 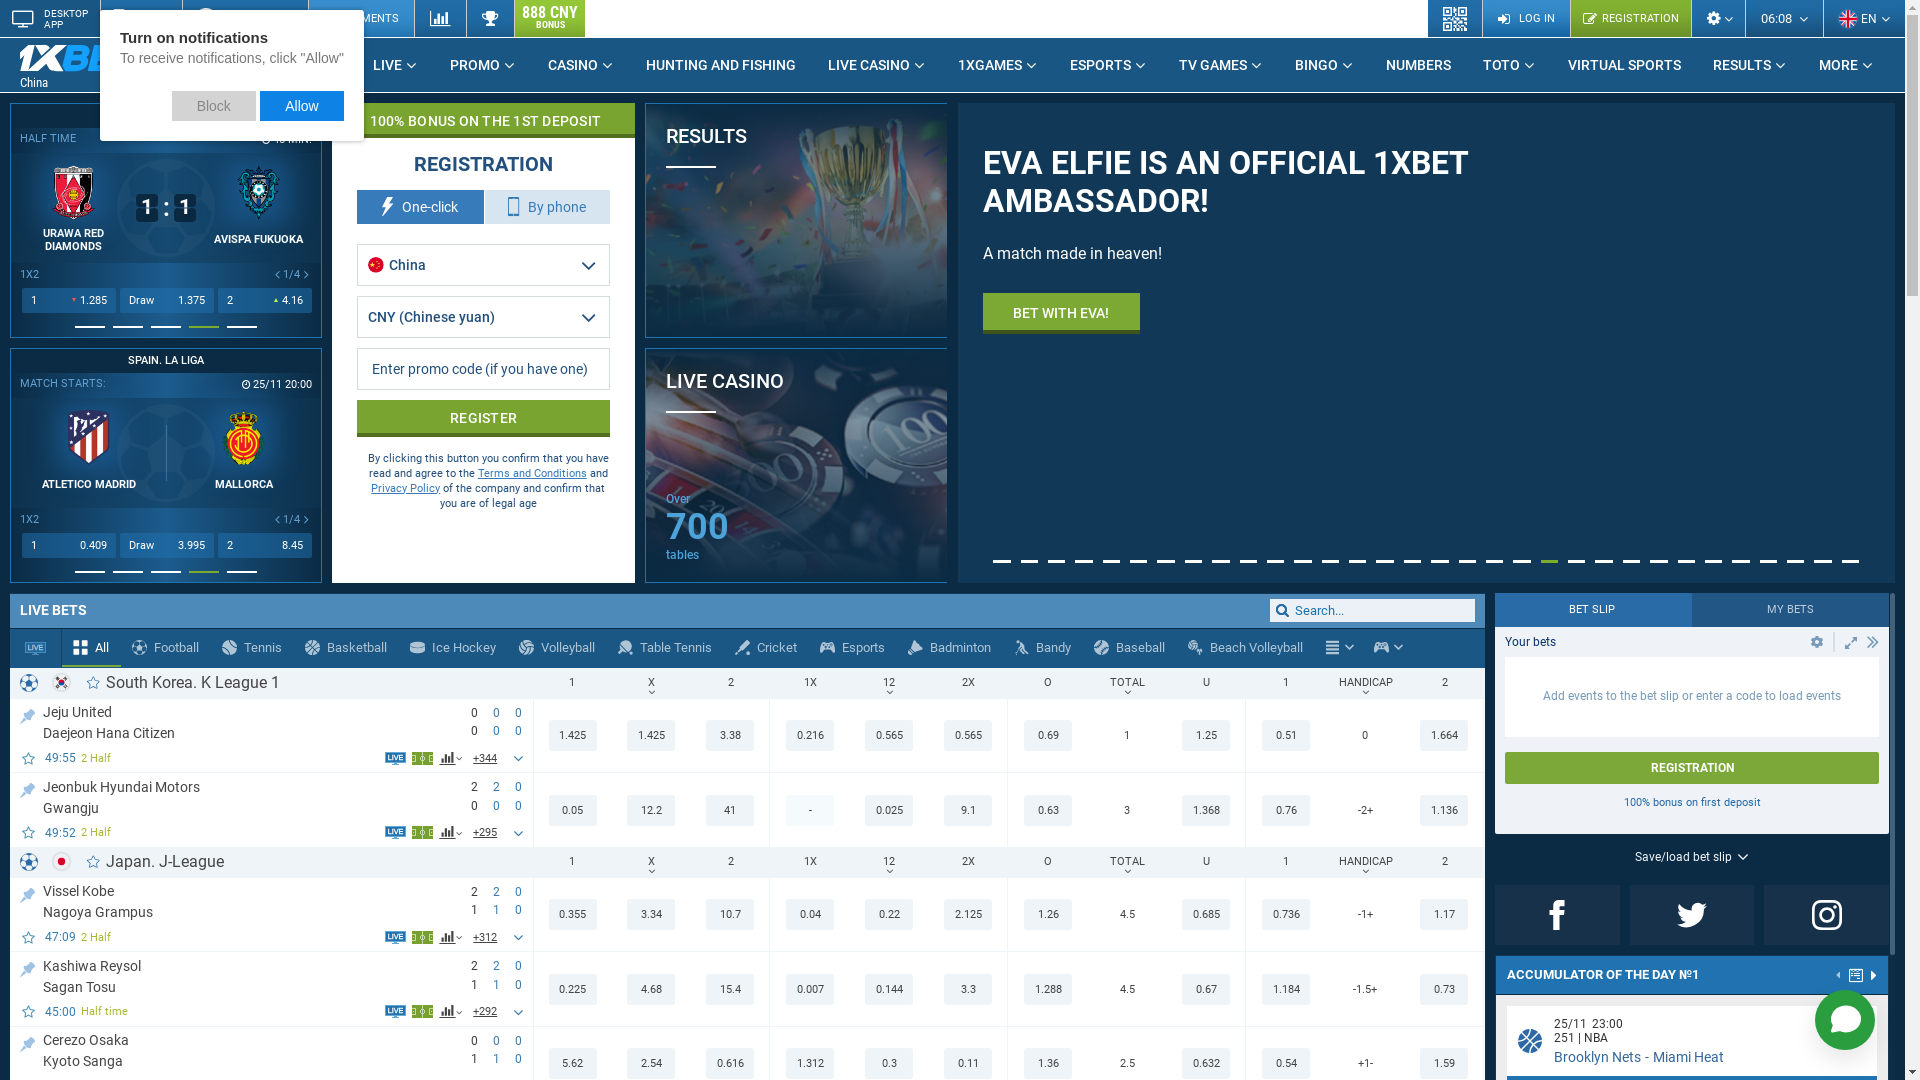 What do you see at coordinates (1427, 18) in the screenshot?
I see `'QR code login'` at bounding box center [1427, 18].